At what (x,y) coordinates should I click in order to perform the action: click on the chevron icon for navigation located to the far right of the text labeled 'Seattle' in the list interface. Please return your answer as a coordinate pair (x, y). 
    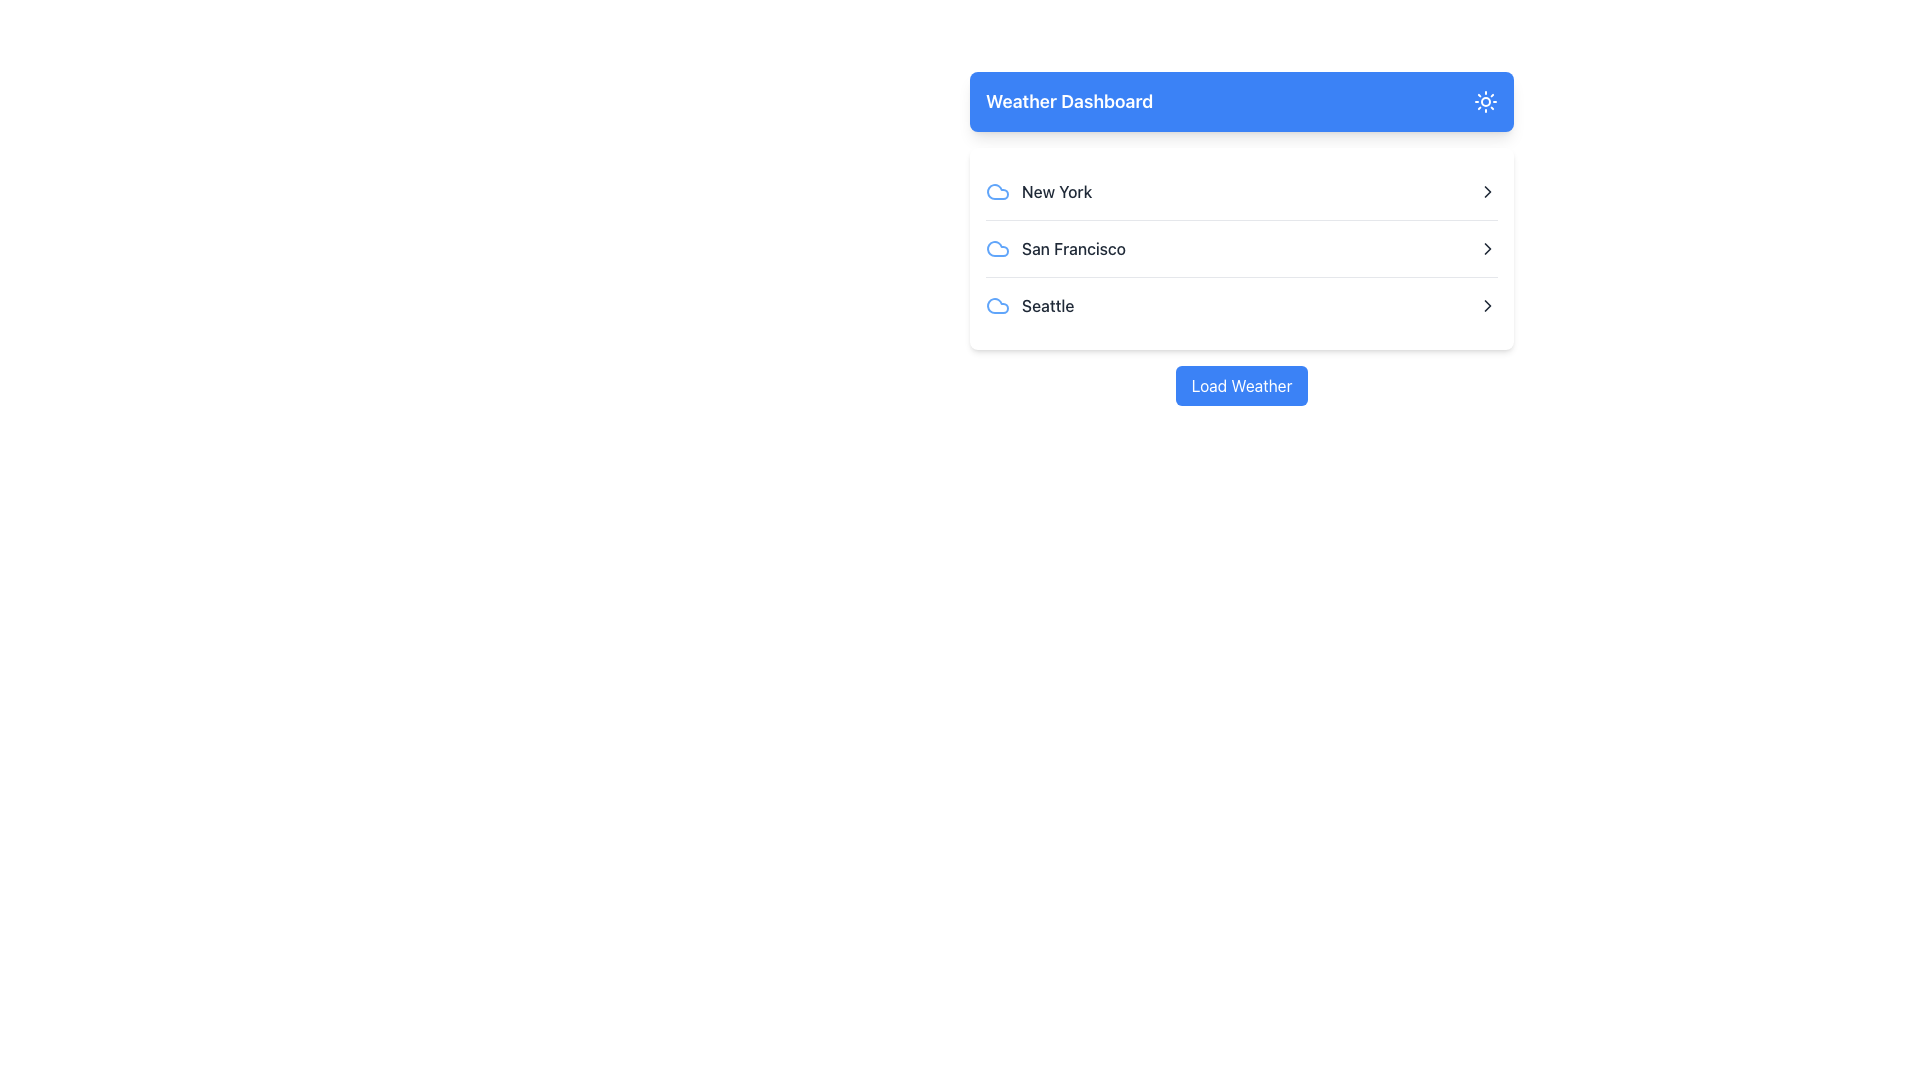
    Looking at the image, I should click on (1488, 305).